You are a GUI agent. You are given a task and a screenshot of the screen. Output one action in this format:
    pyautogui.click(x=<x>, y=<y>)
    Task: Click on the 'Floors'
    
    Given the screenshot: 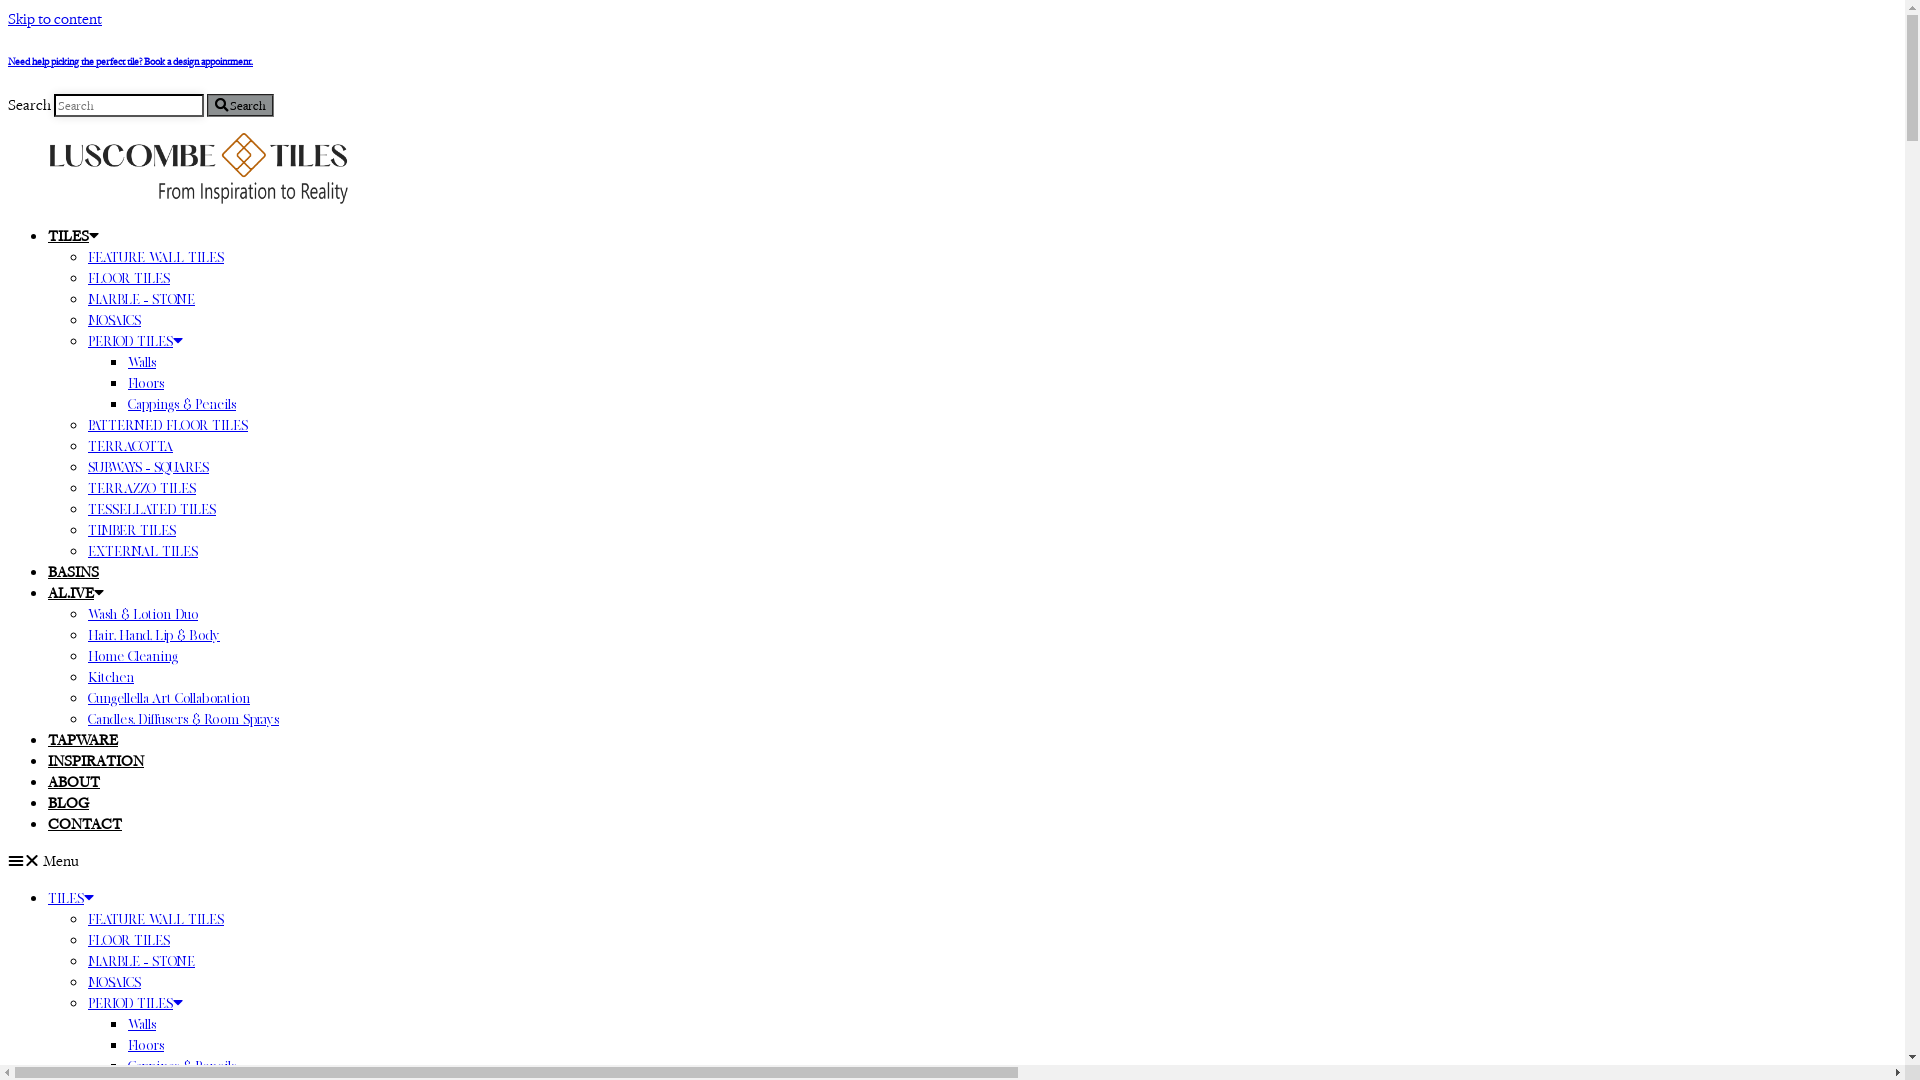 What is the action you would take?
    pyautogui.click(x=144, y=1044)
    